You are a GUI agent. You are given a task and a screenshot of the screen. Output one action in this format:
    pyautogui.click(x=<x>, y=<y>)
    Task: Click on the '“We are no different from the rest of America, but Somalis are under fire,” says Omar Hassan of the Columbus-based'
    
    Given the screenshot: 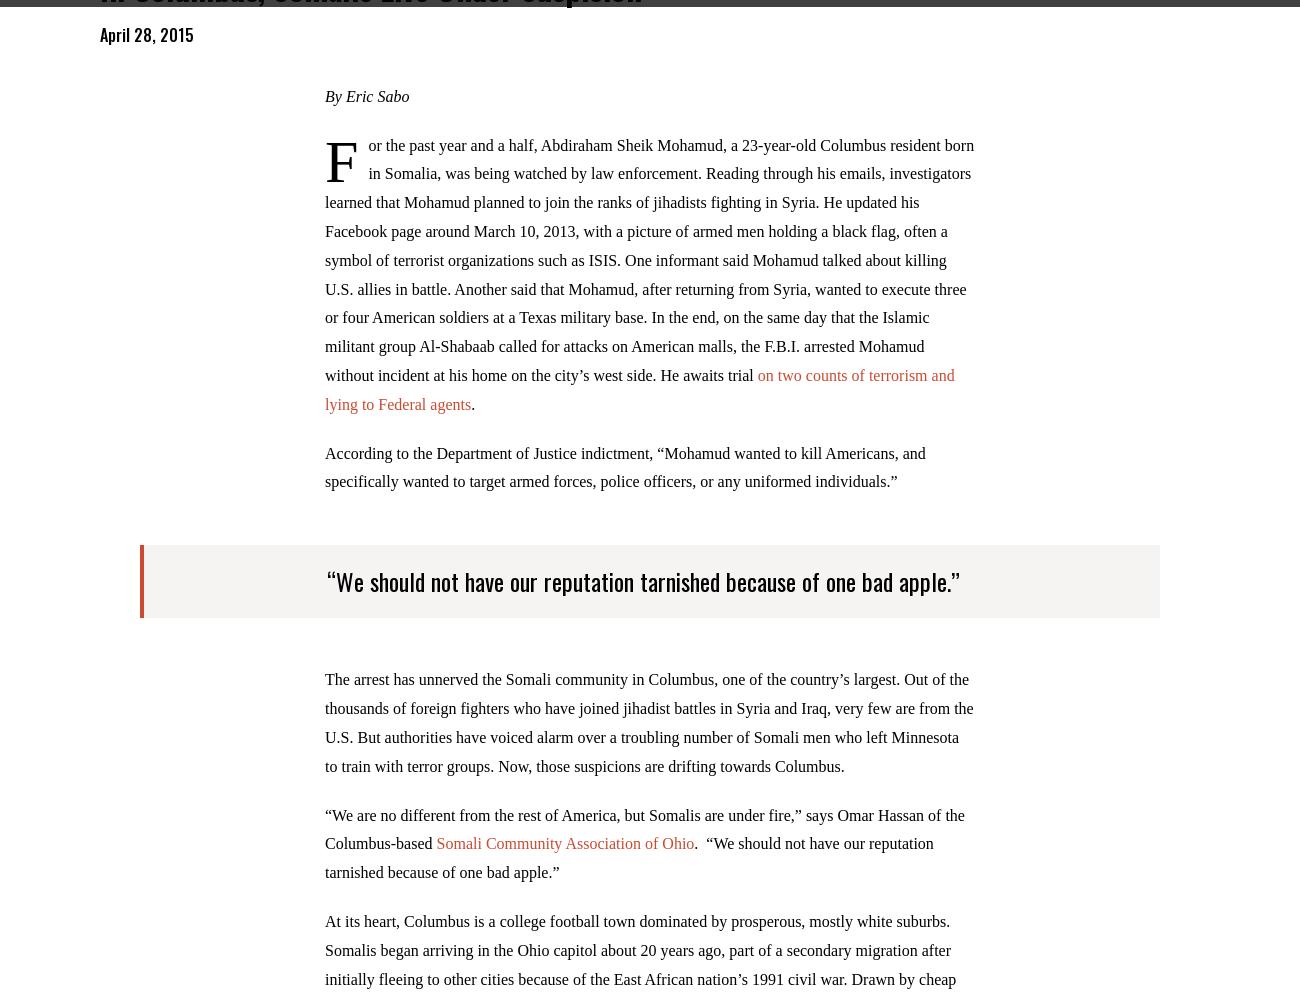 What is the action you would take?
    pyautogui.click(x=644, y=841)
    